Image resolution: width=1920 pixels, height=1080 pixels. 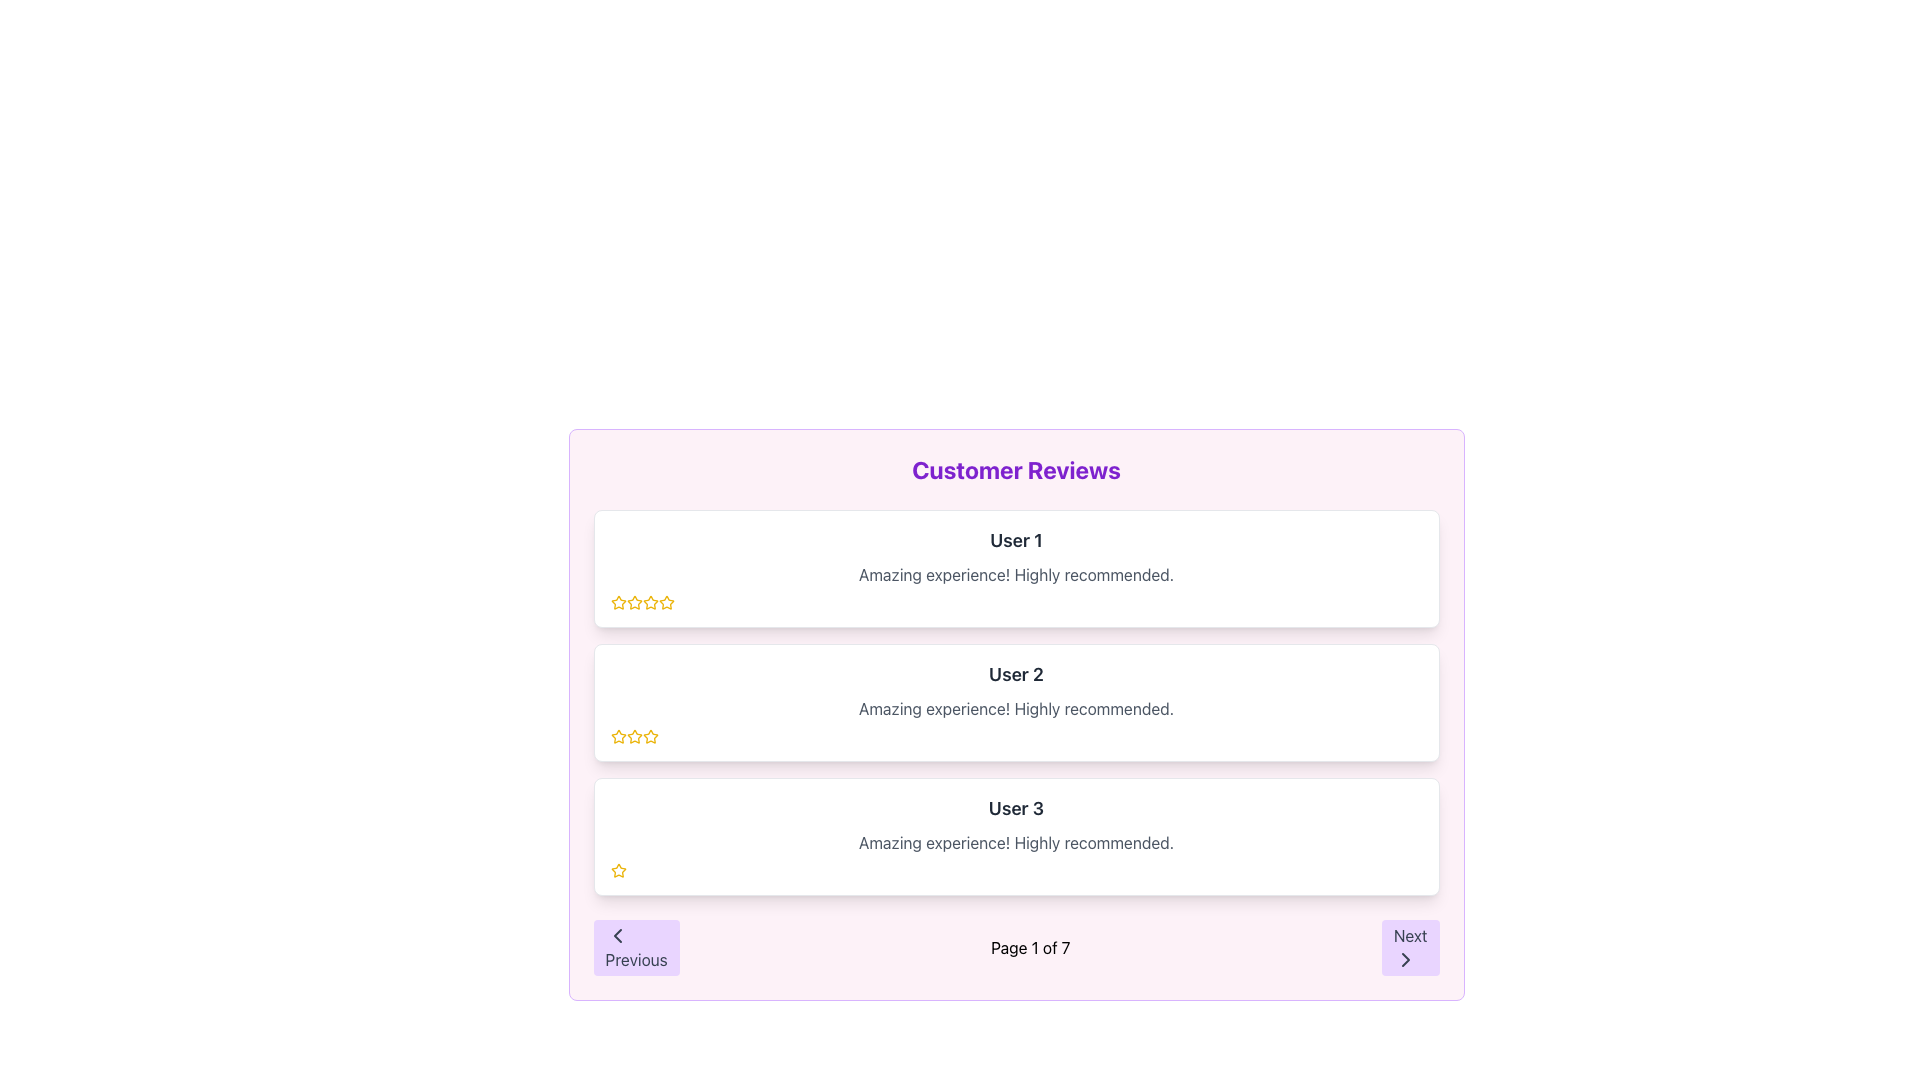 I want to click on the small triangular navigation icon pointing to the right, which is located inside the 'Next' button at the bottom-right corner of the interface, so click(x=1404, y=959).